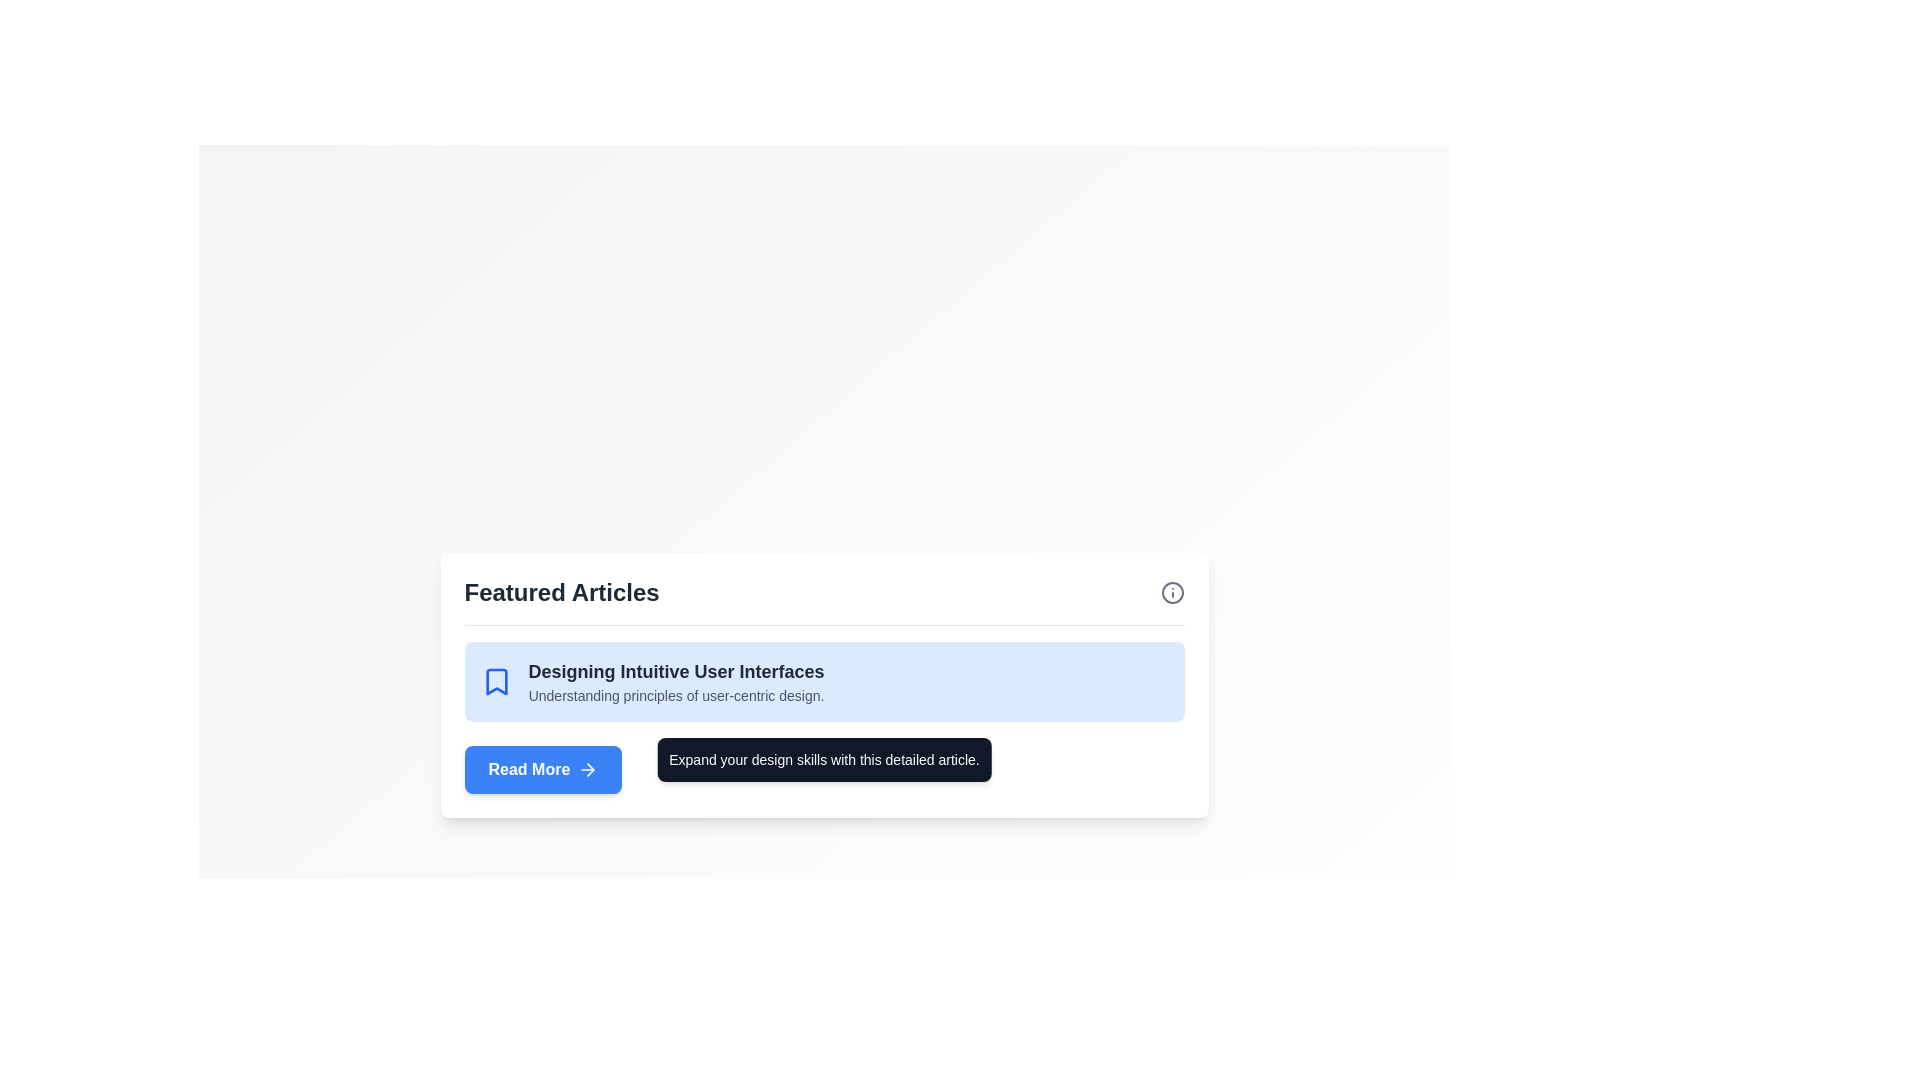  What do you see at coordinates (590, 768) in the screenshot?
I see `the small, right-pointing arrow icon located within the blue 'Read More' button under the 'Featured Articles' heading` at bounding box center [590, 768].